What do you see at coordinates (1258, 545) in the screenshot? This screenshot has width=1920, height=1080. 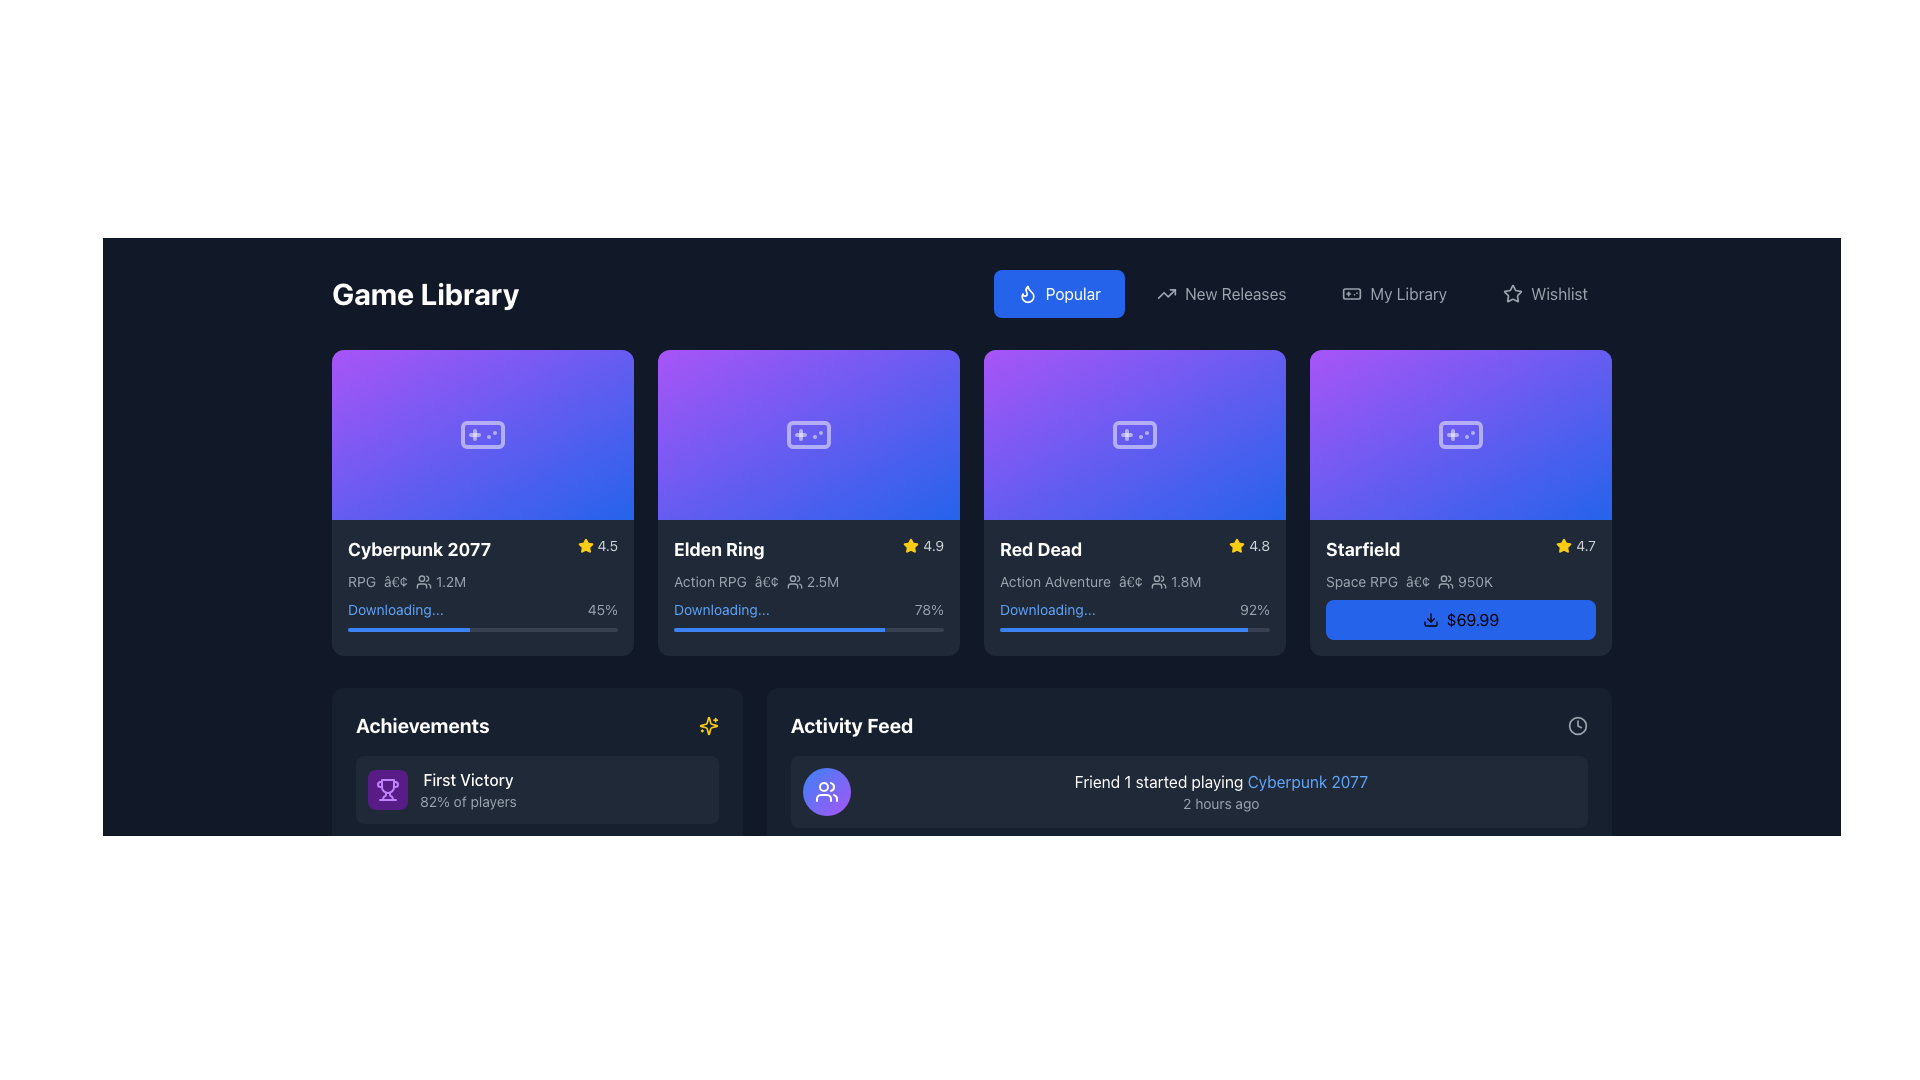 I see `the Text label displaying the rating value for the 'Red Dead' game, located in the third column of the game cards section` at bounding box center [1258, 545].